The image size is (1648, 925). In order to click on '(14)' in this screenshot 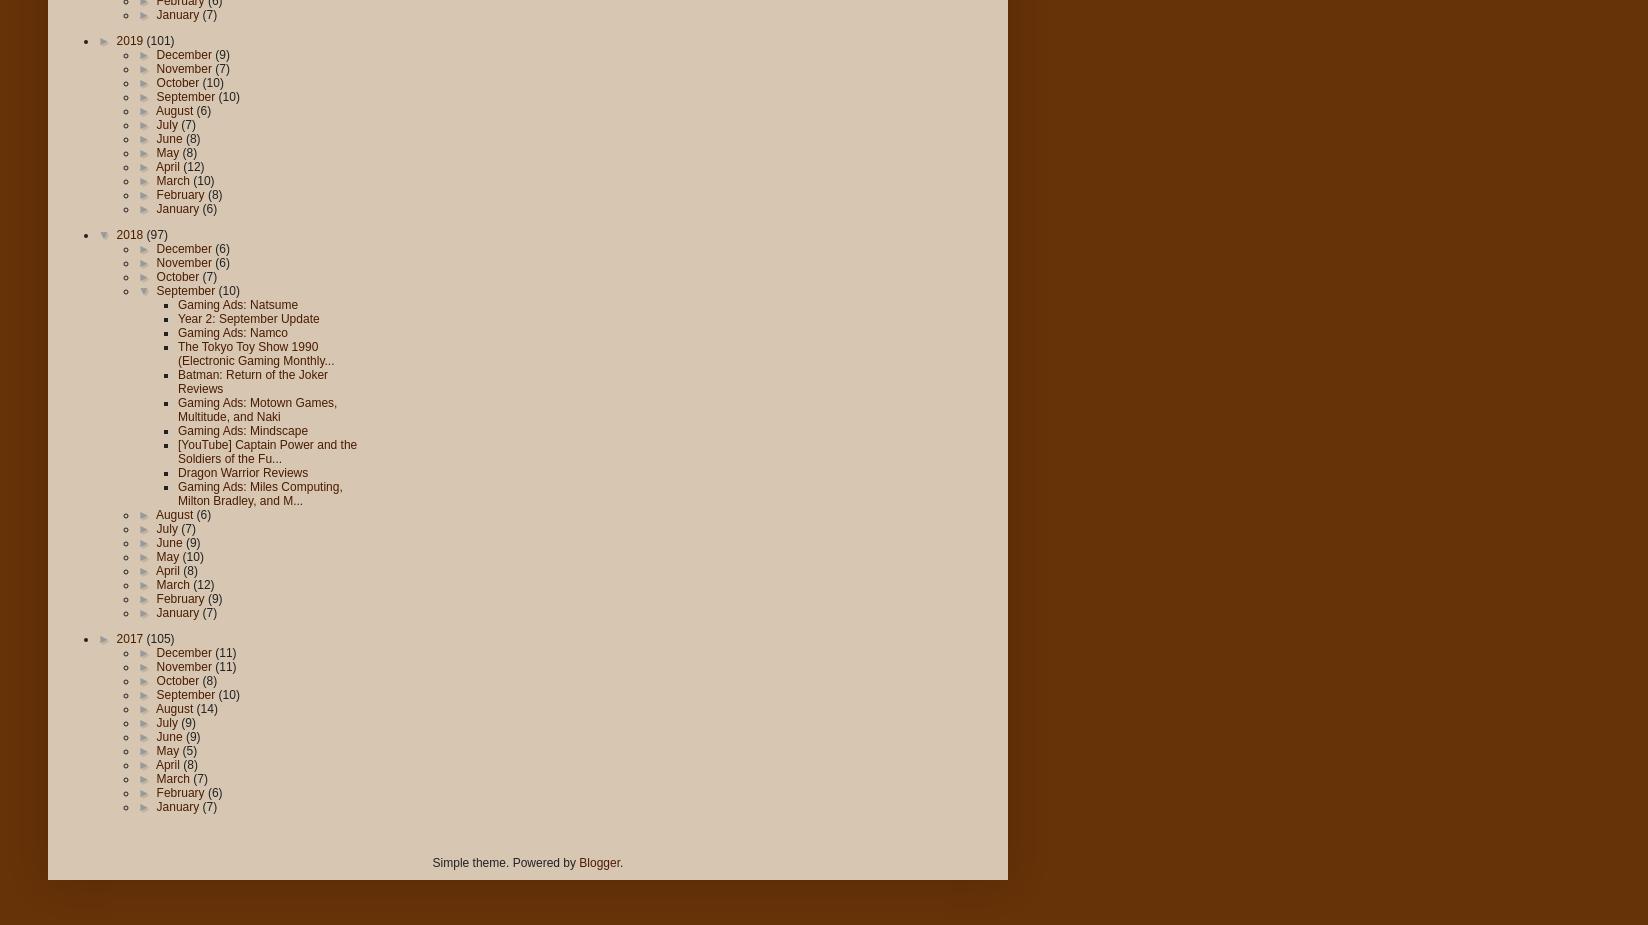, I will do `click(206, 709)`.